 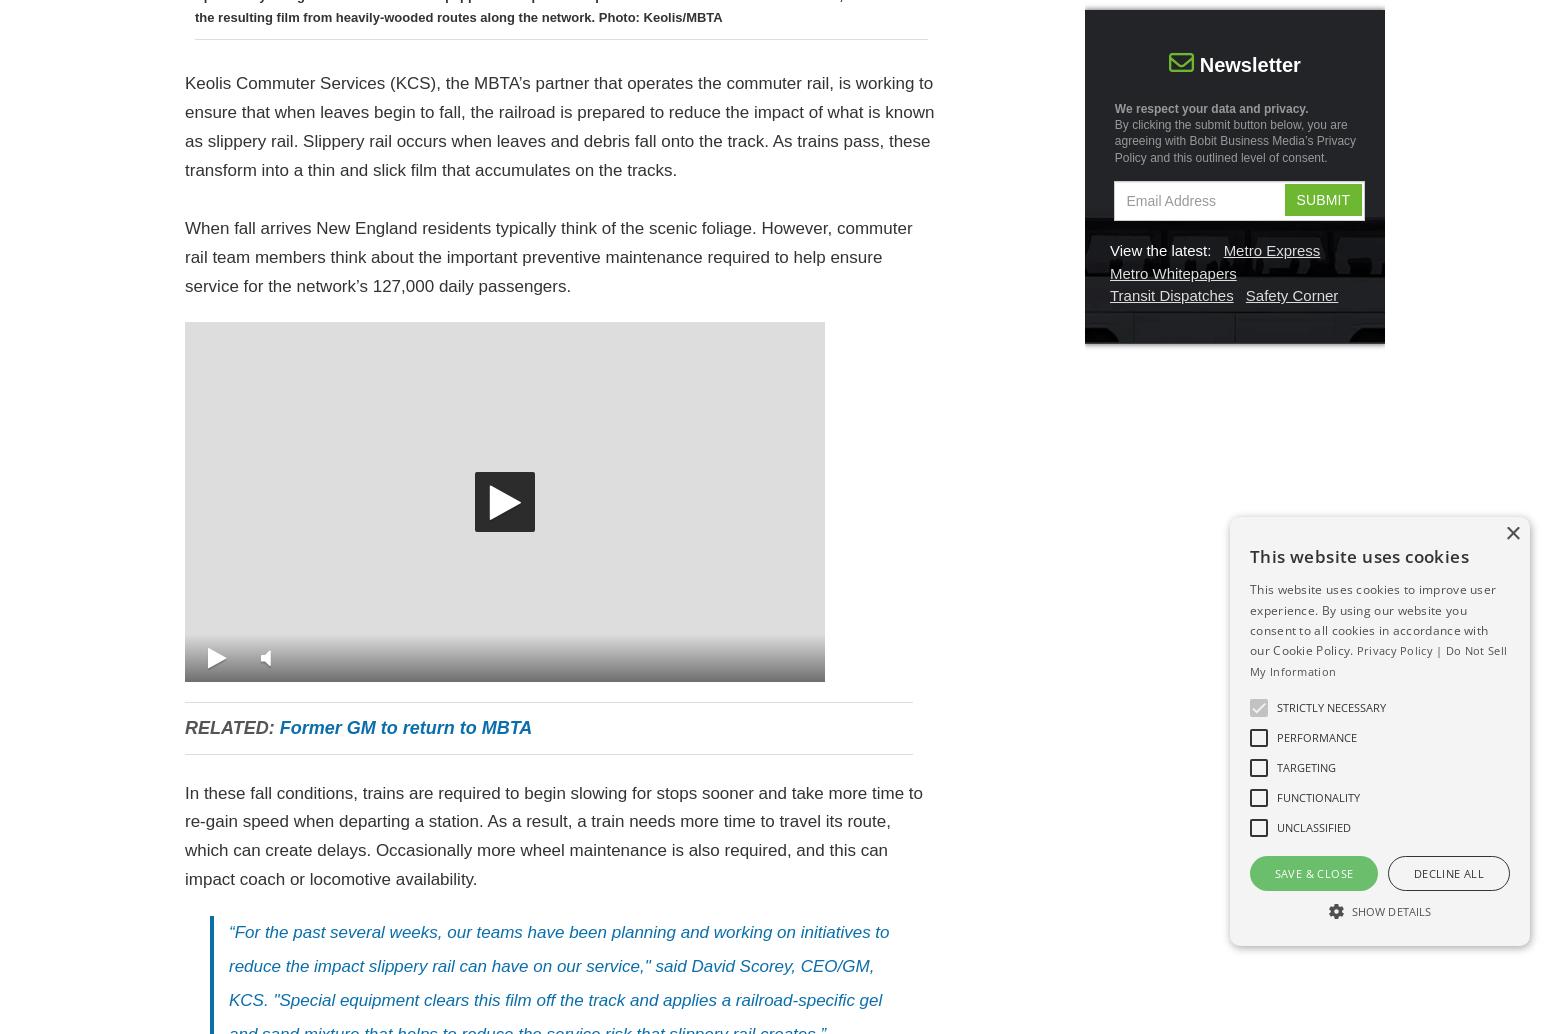 I want to click on 'Transit Dispatches', so click(x=1171, y=294).